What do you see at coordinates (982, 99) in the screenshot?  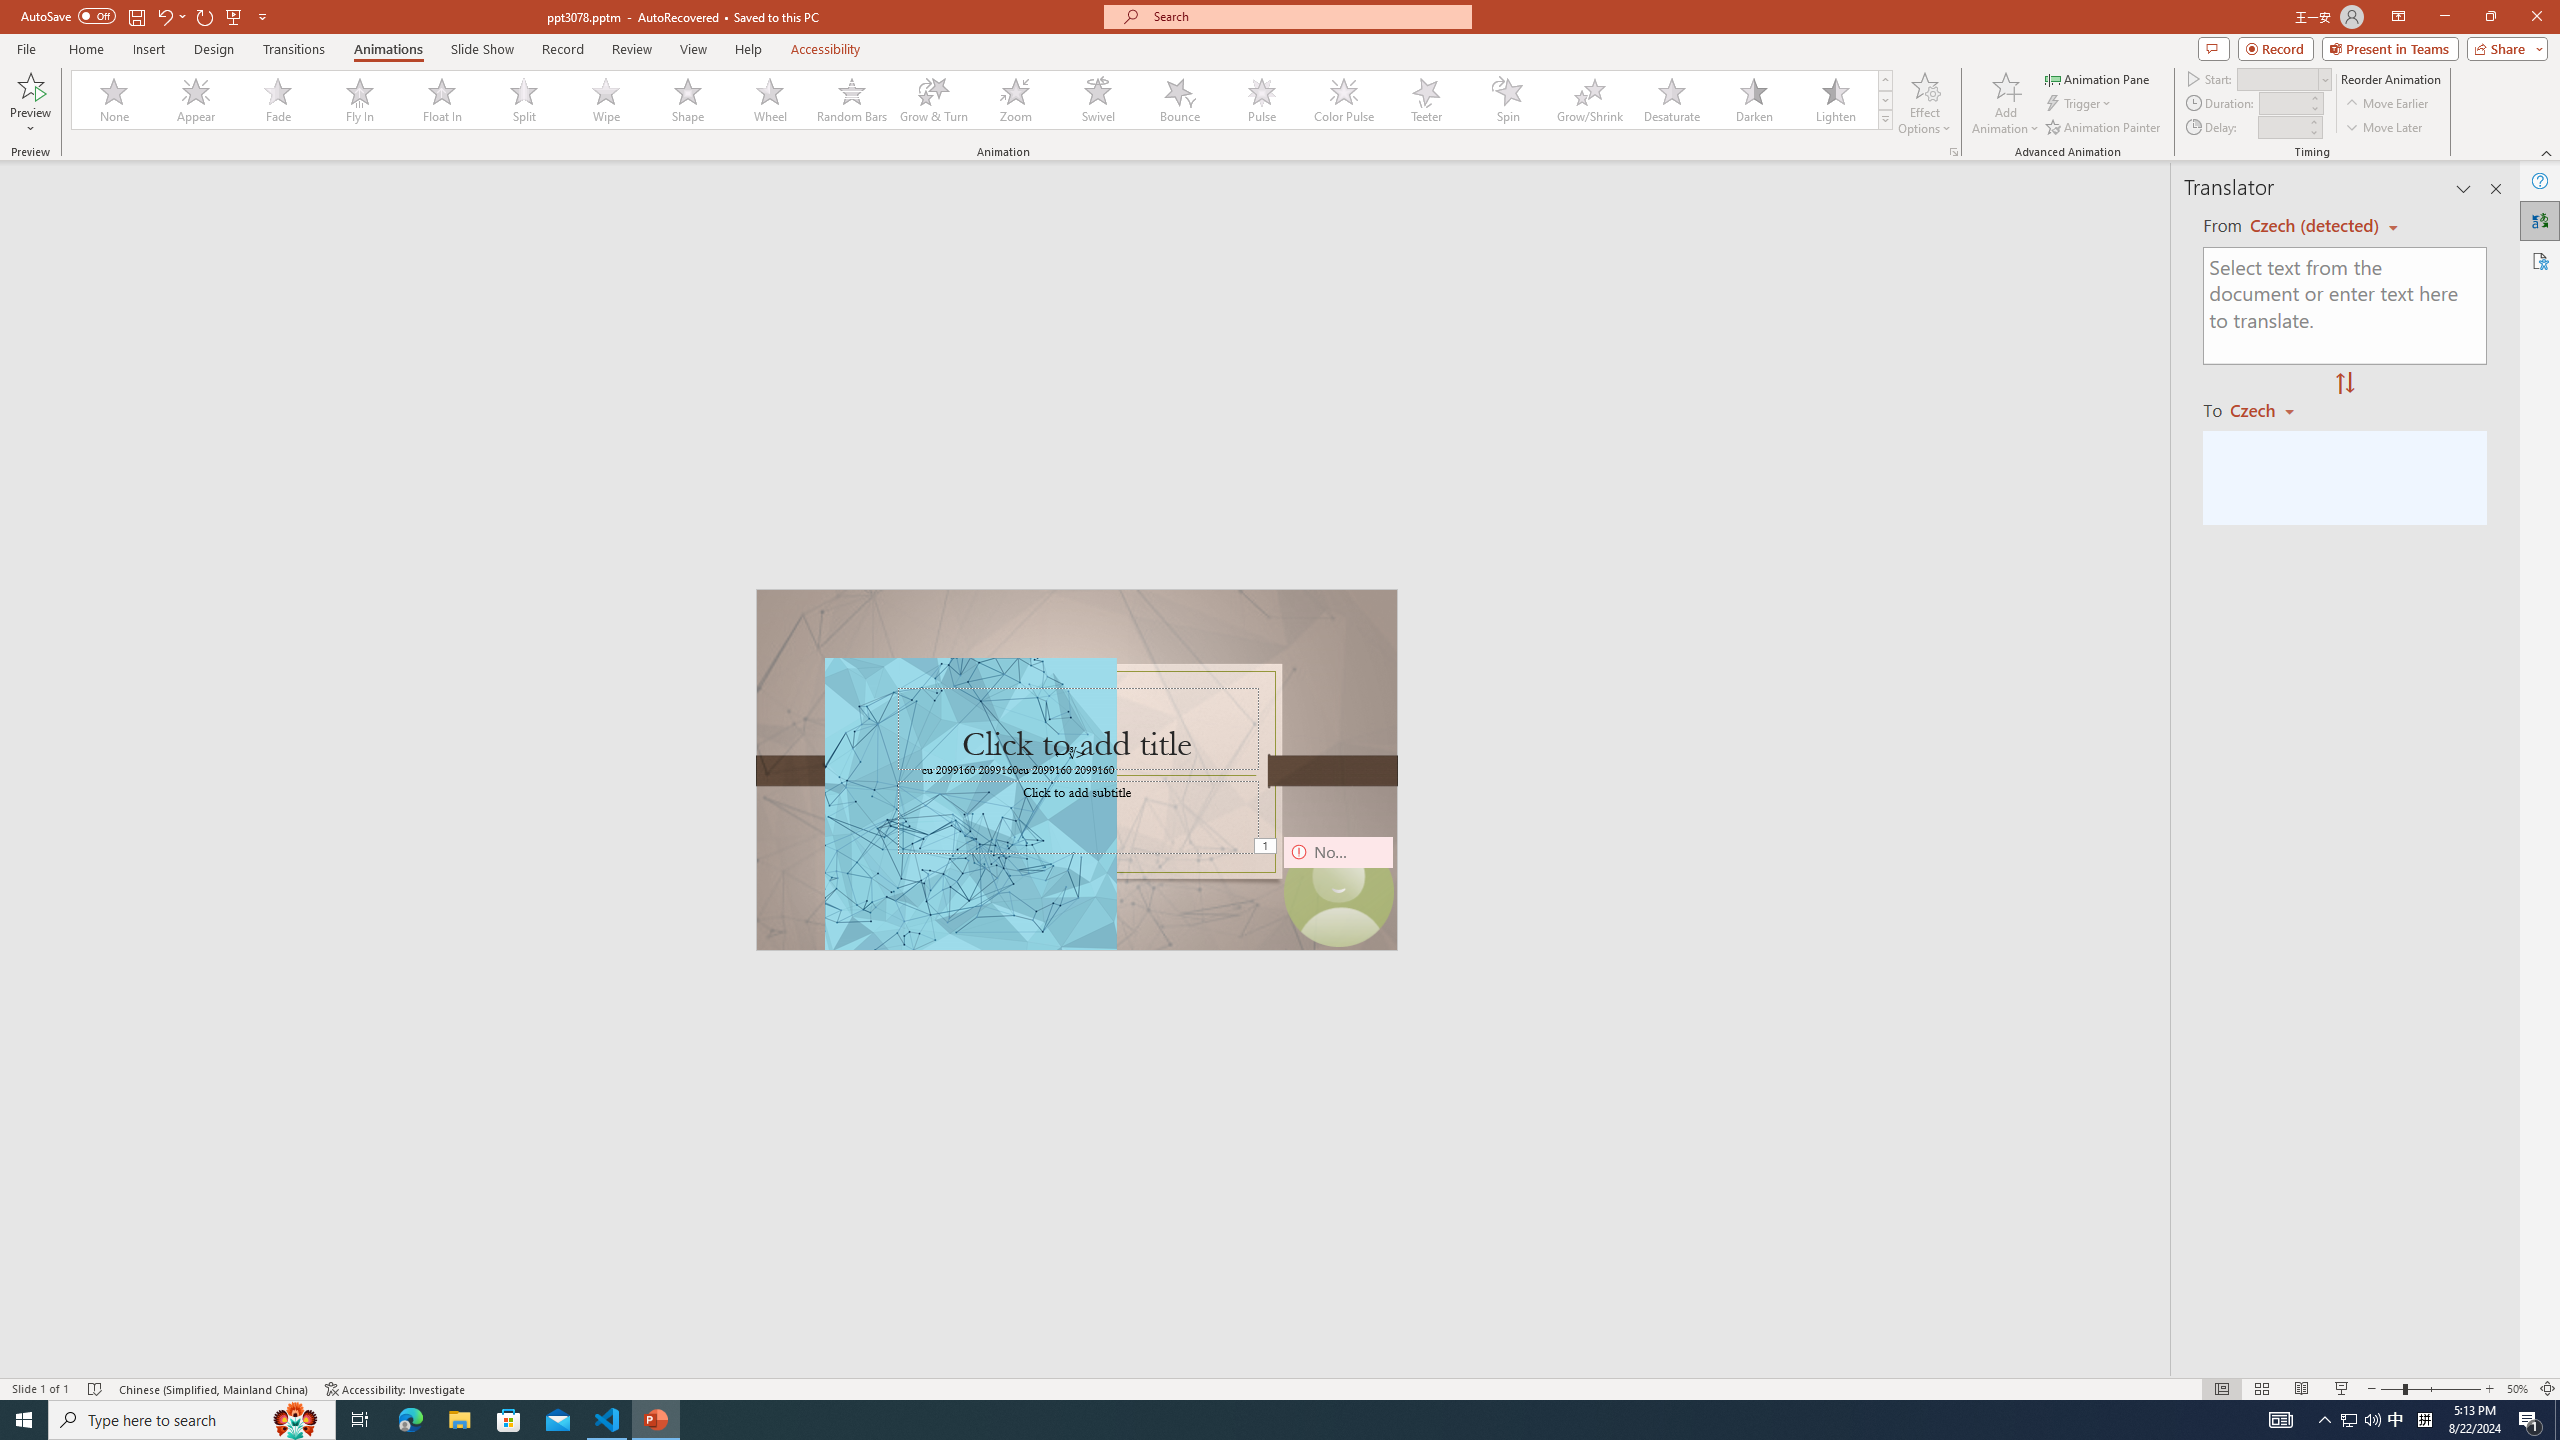 I see `'AutomationID: AnimationGallery'` at bounding box center [982, 99].